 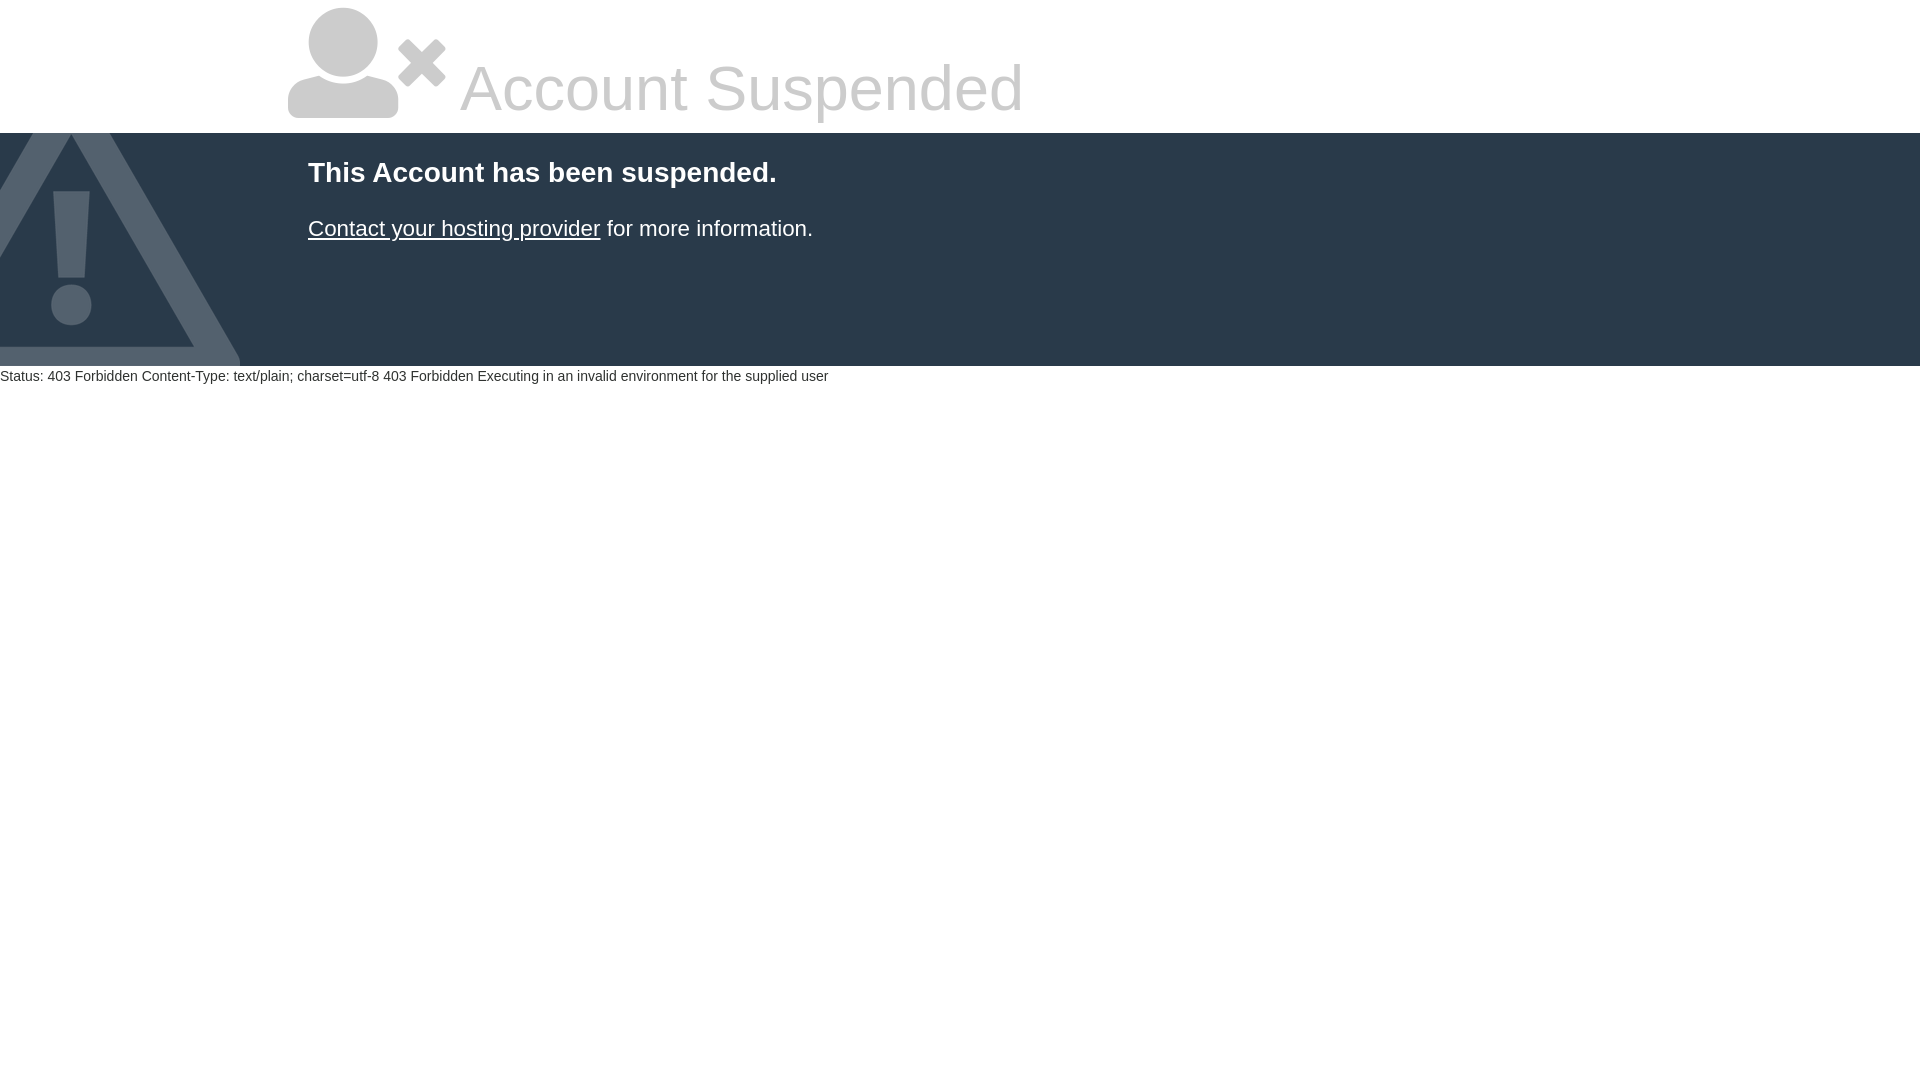 I want to click on 'Contact your hosting provider', so click(x=453, y=227).